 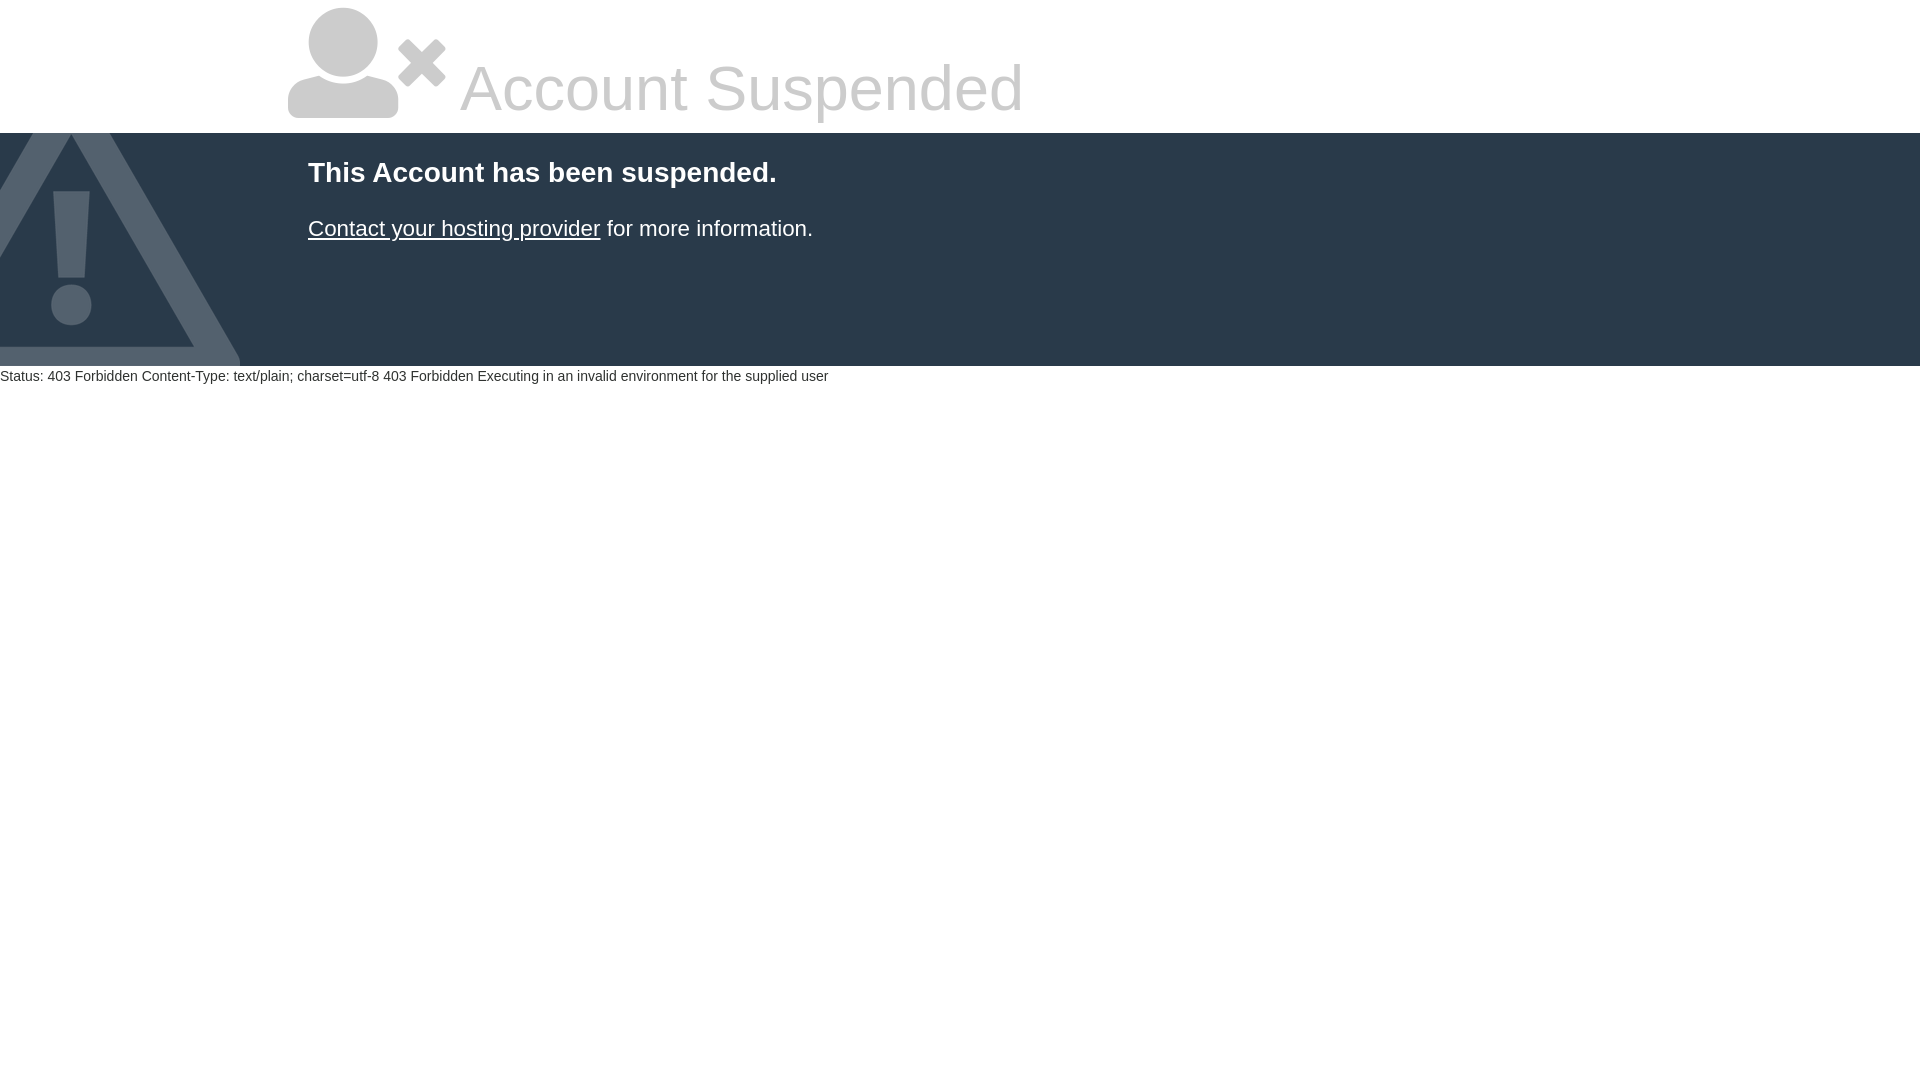 I want to click on 'Contact your hosting provider', so click(x=453, y=227).